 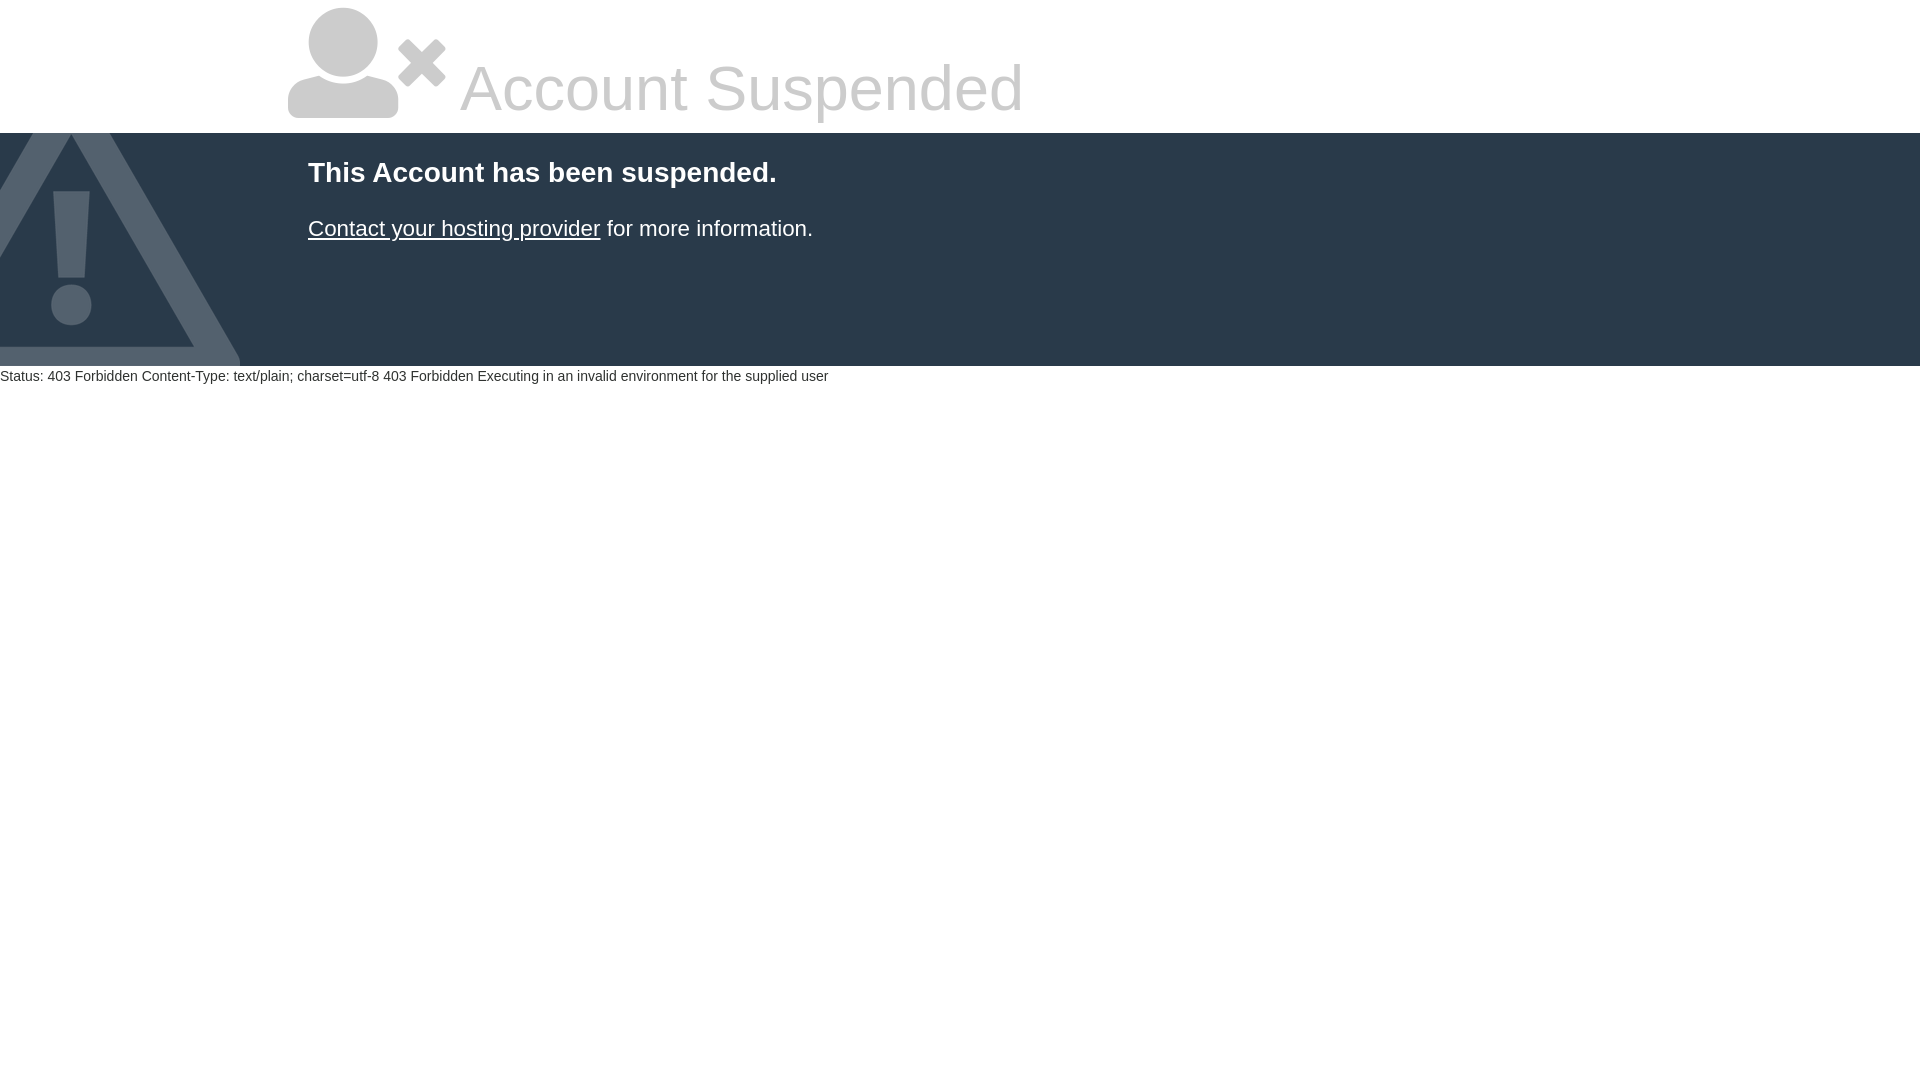 I want to click on 'Contact your hosting provider', so click(x=453, y=227).